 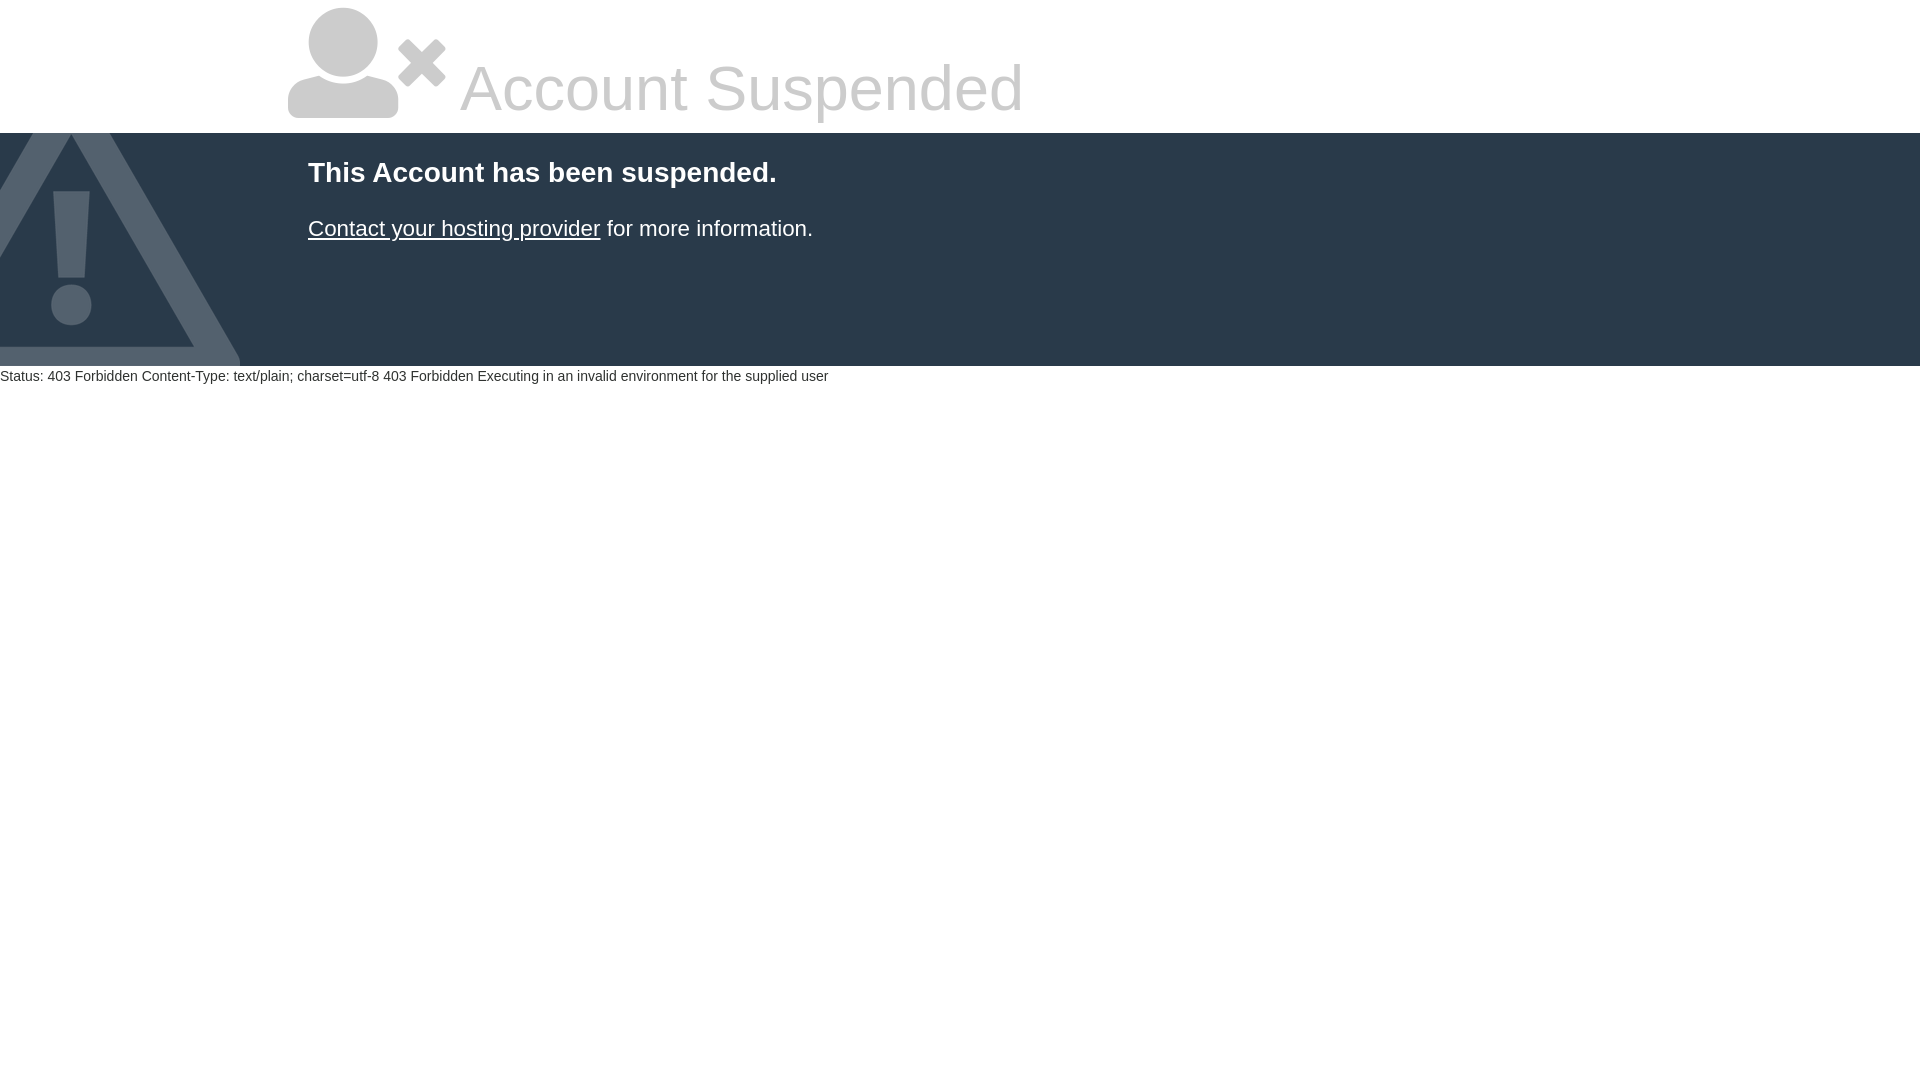 I want to click on 'Contact your hosting provider', so click(x=453, y=227).